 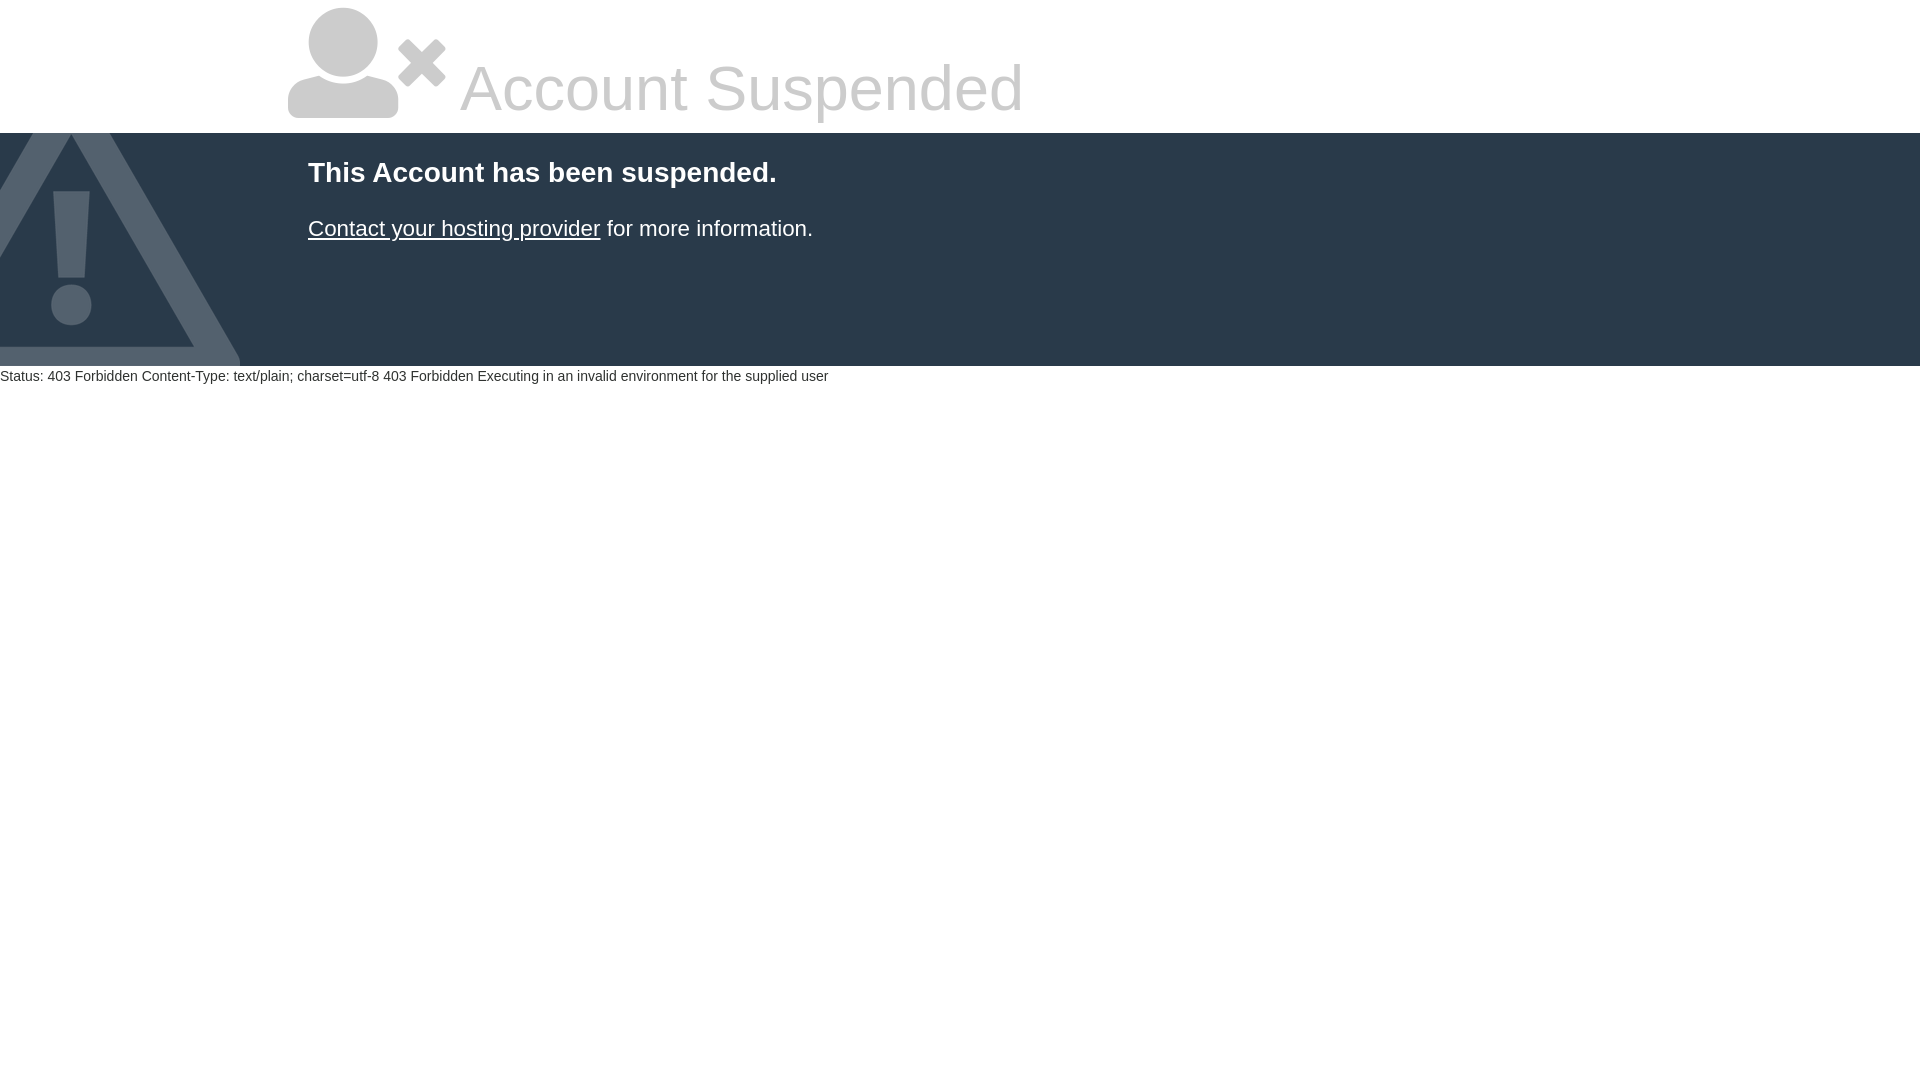 I want to click on 'Contact your hosting provider', so click(x=453, y=227).